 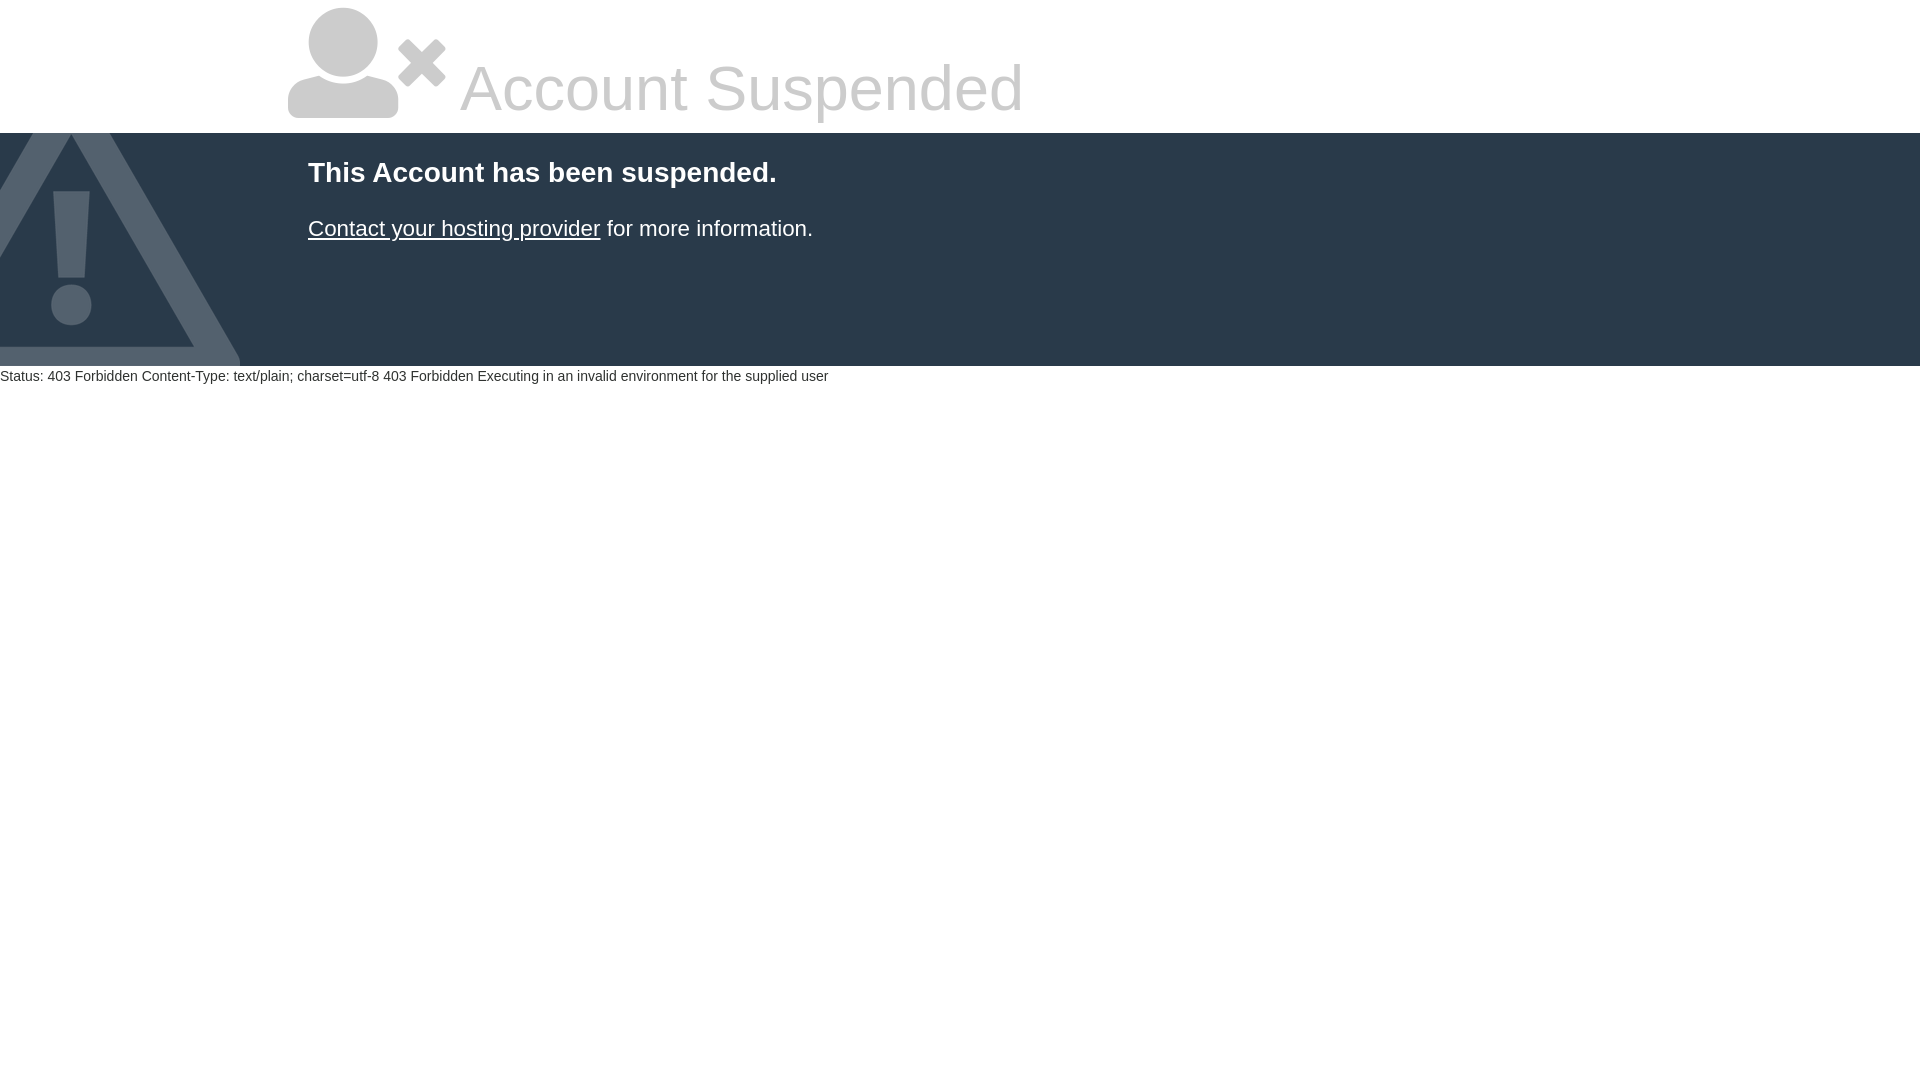 I want to click on 'Contact your hosting provider', so click(x=453, y=227).